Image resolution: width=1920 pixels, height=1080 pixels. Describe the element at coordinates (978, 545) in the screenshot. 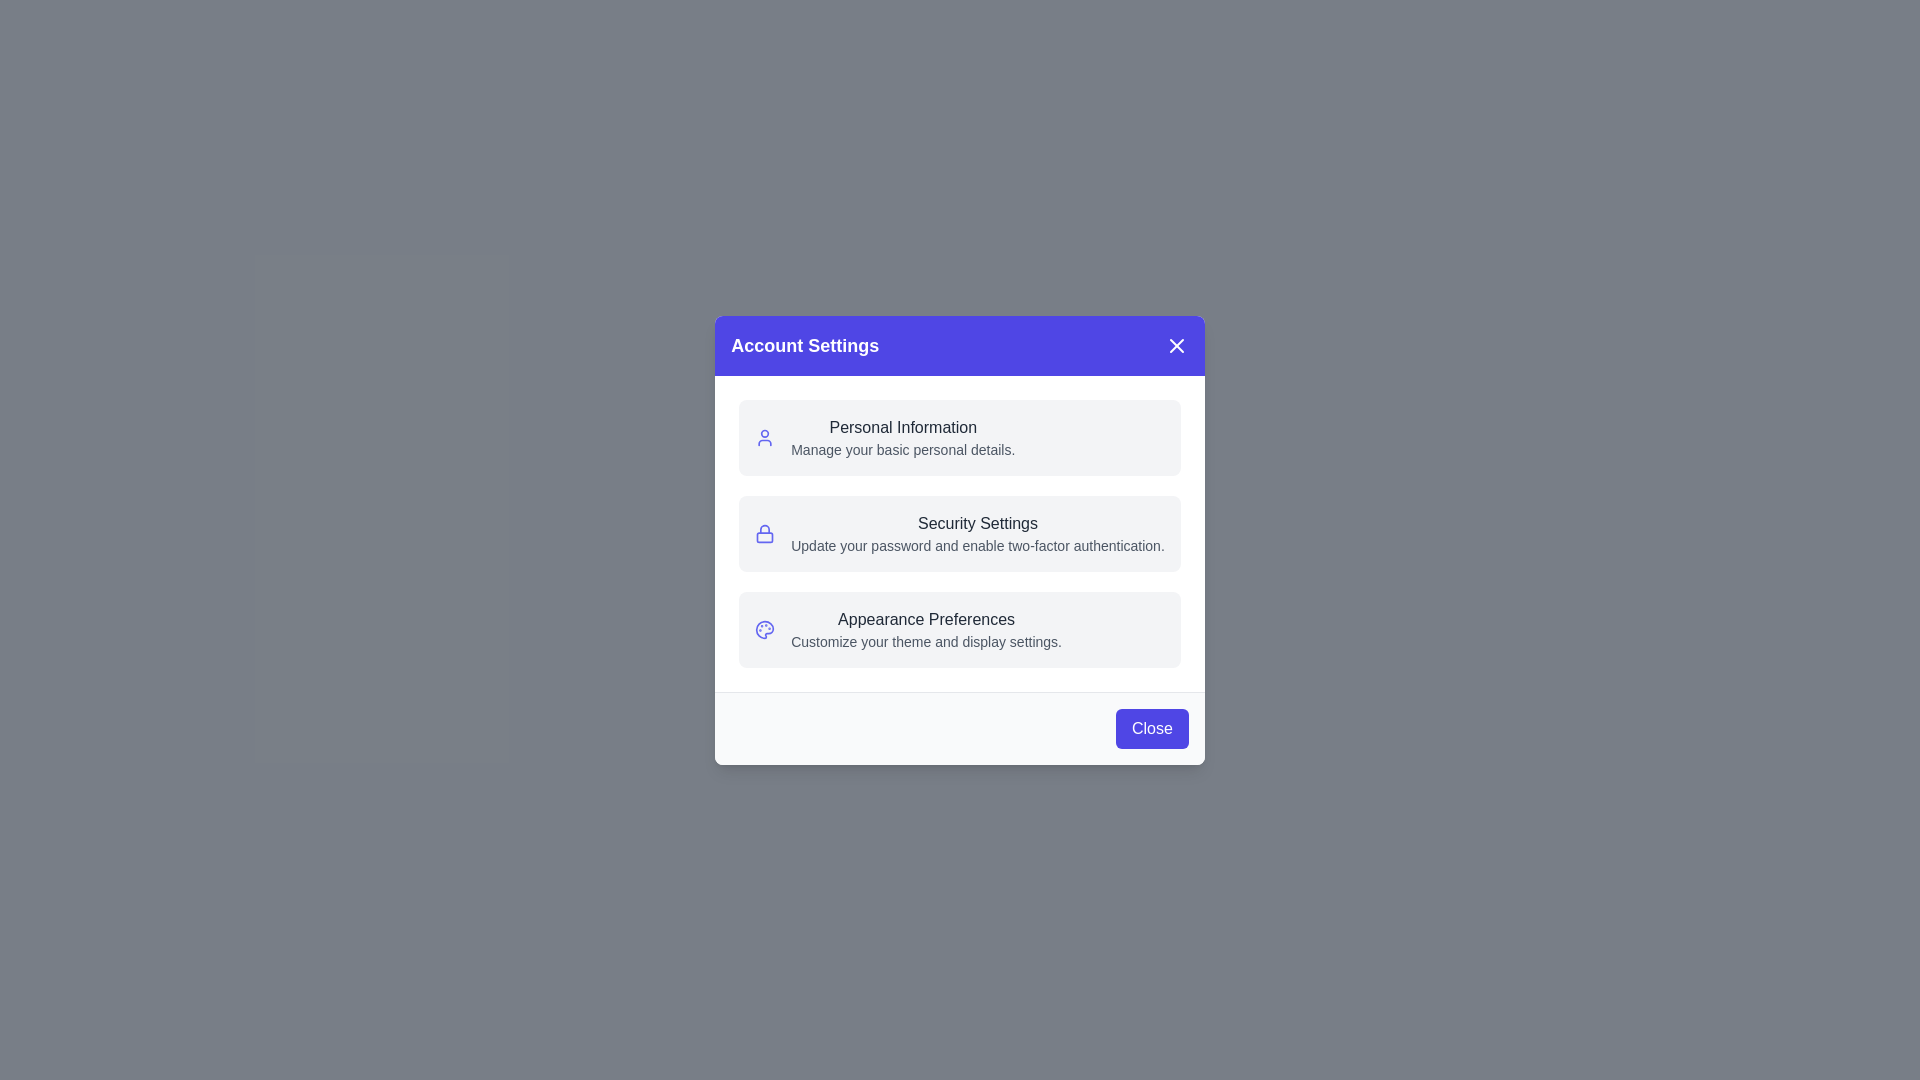

I see `the text label that says 'Update your password and enable two-factor authentication.' which is located directly below the 'Security Settings' title in the modal dialog` at that location.